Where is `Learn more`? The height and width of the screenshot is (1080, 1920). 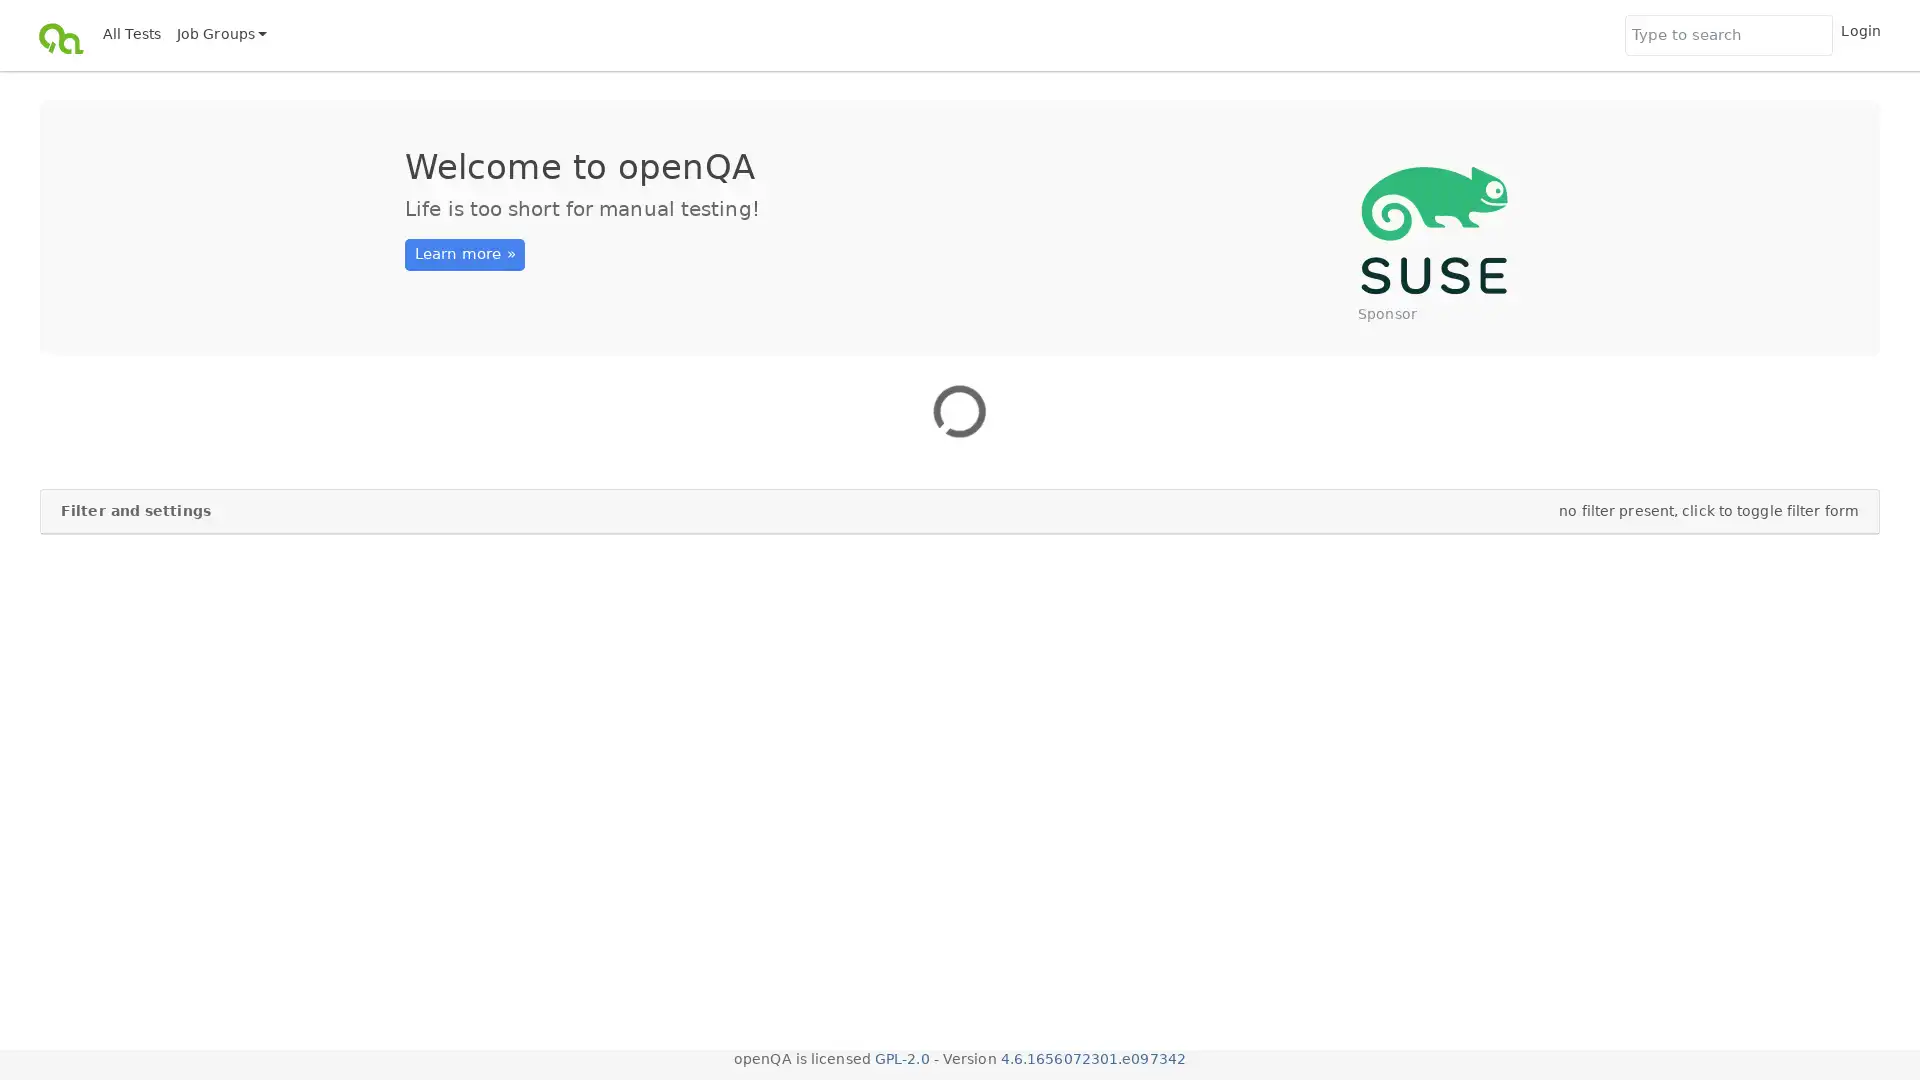
Learn more is located at coordinates (464, 253).